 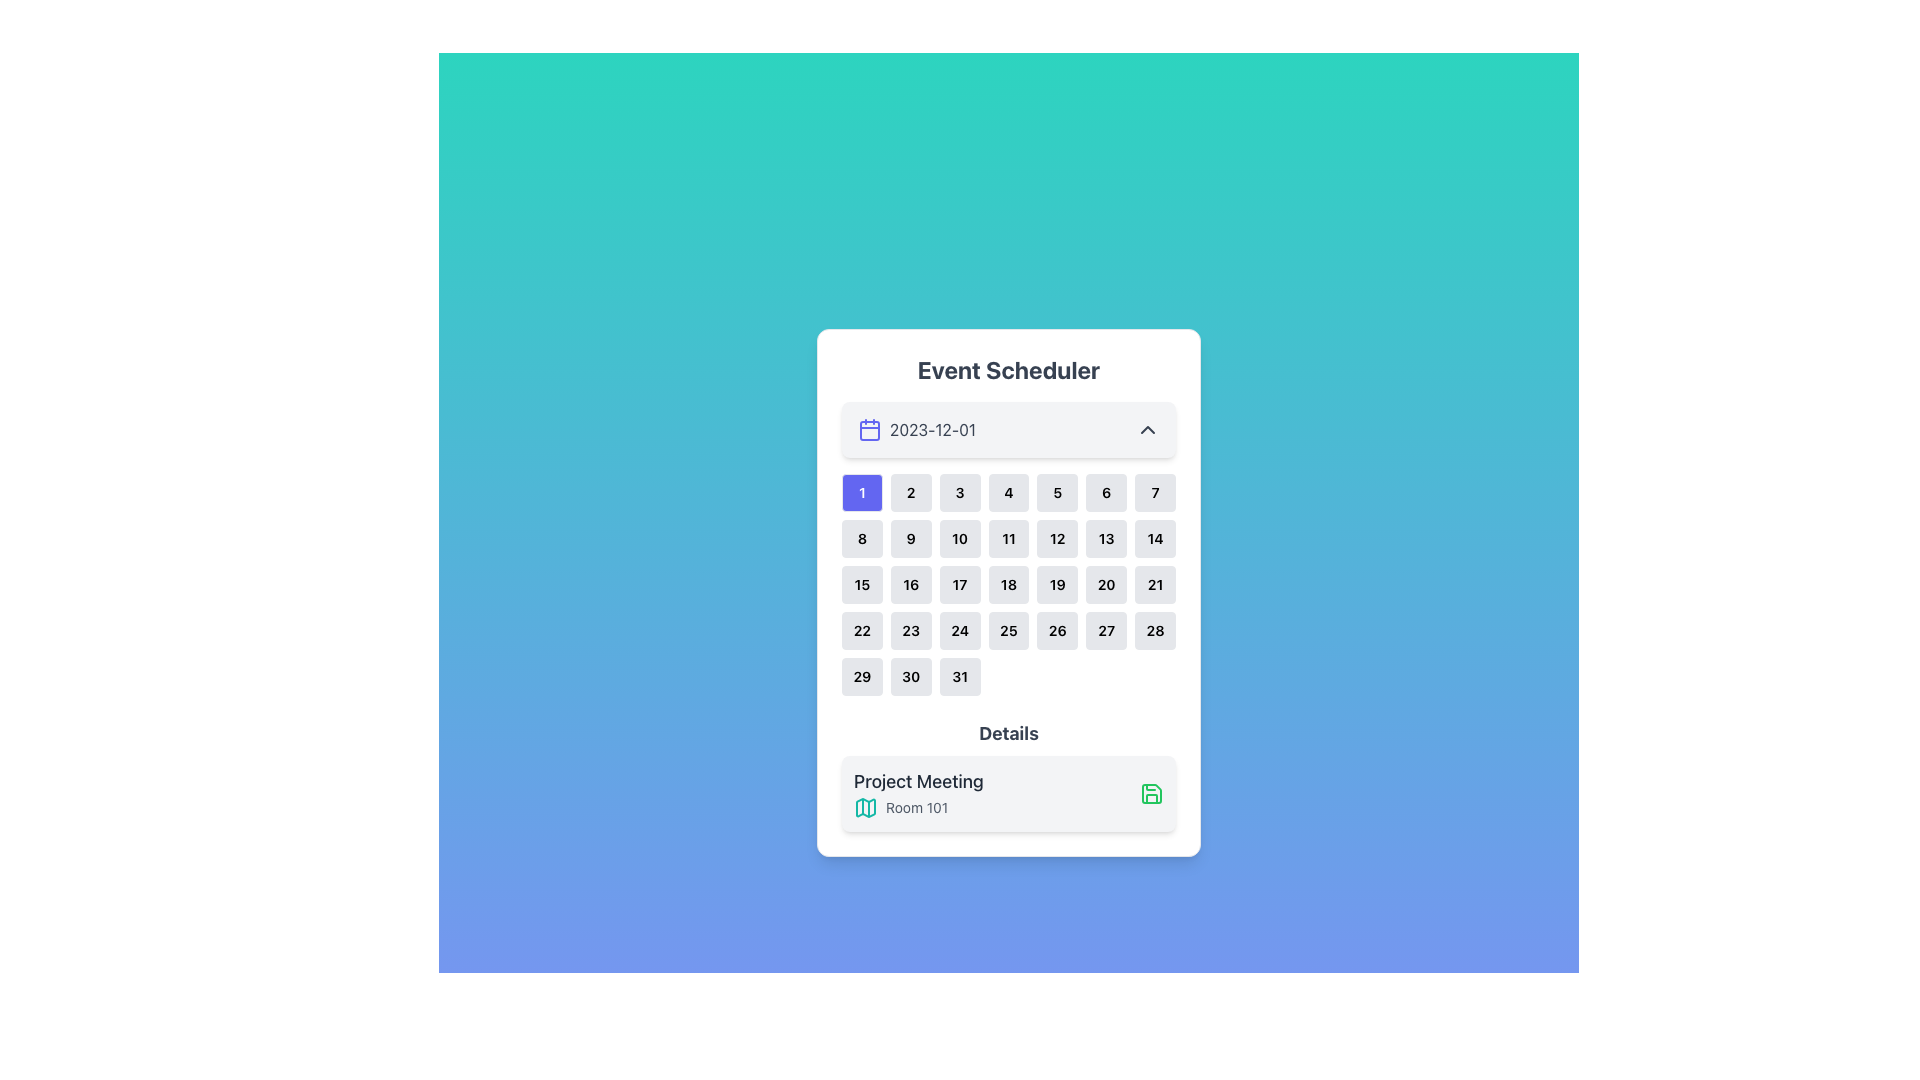 What do you see at coordinates (910, 538) in the screenshot?
I see `the rounded rectangular button labeled '9' with a light gray background` at bounding box center [910, 538].